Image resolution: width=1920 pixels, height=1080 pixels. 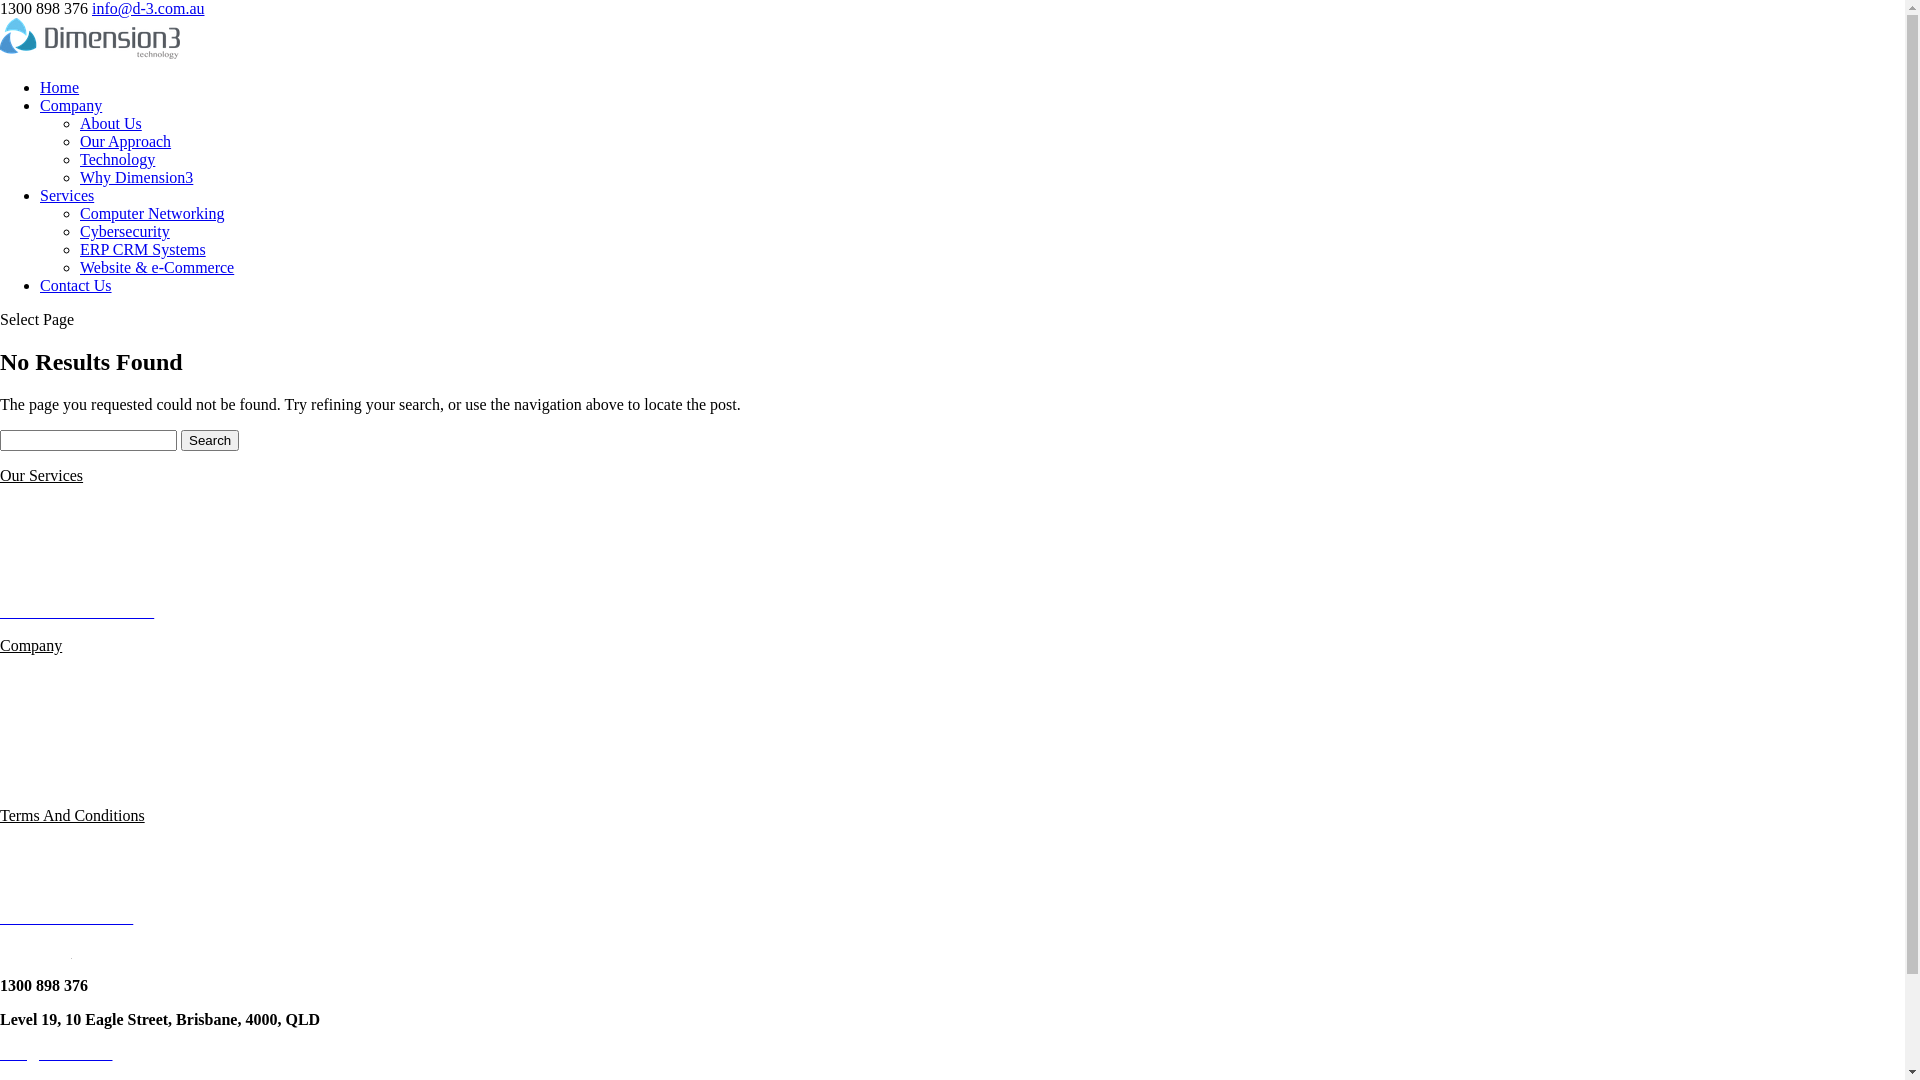 What do you see at coordinates (109, 123) in the screenshot?
I see `'About Us'` at bounding box center [109, 123].